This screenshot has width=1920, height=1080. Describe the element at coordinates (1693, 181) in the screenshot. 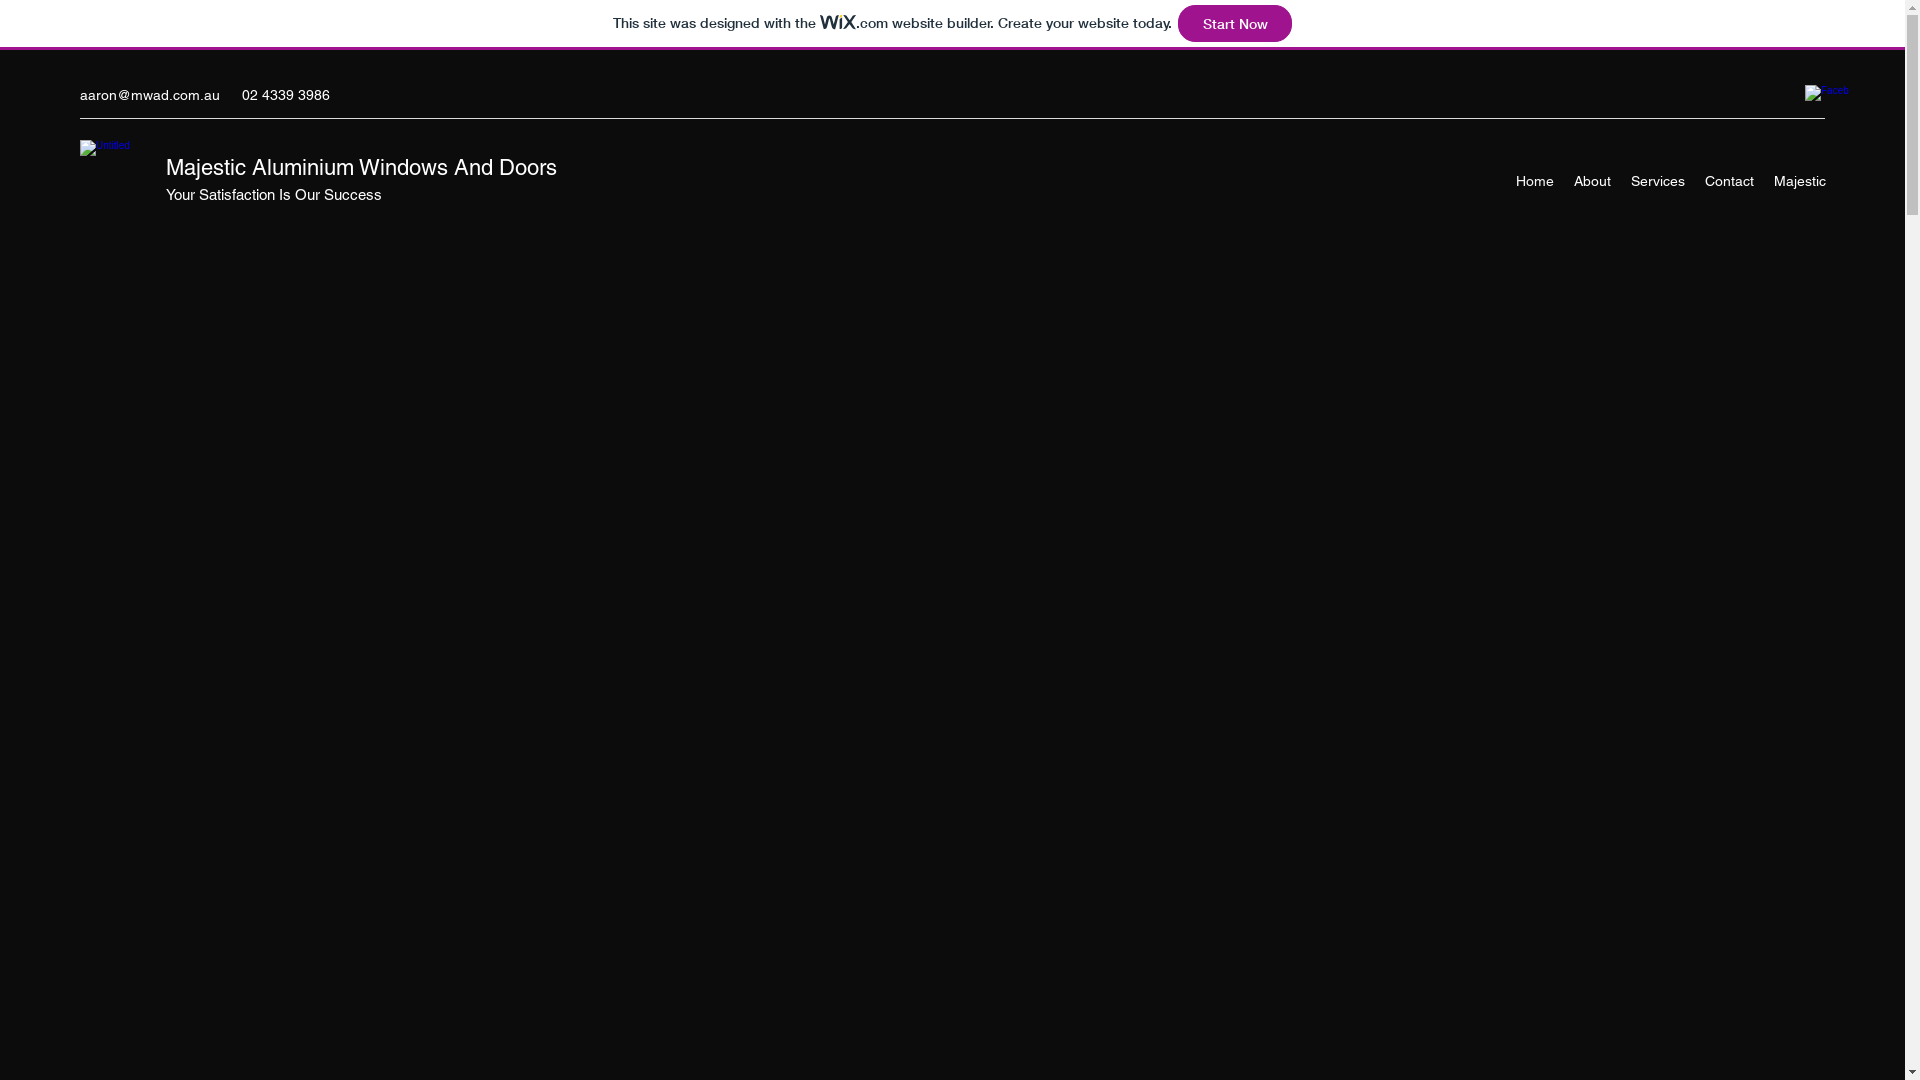

I see `'Contact'` at that location.